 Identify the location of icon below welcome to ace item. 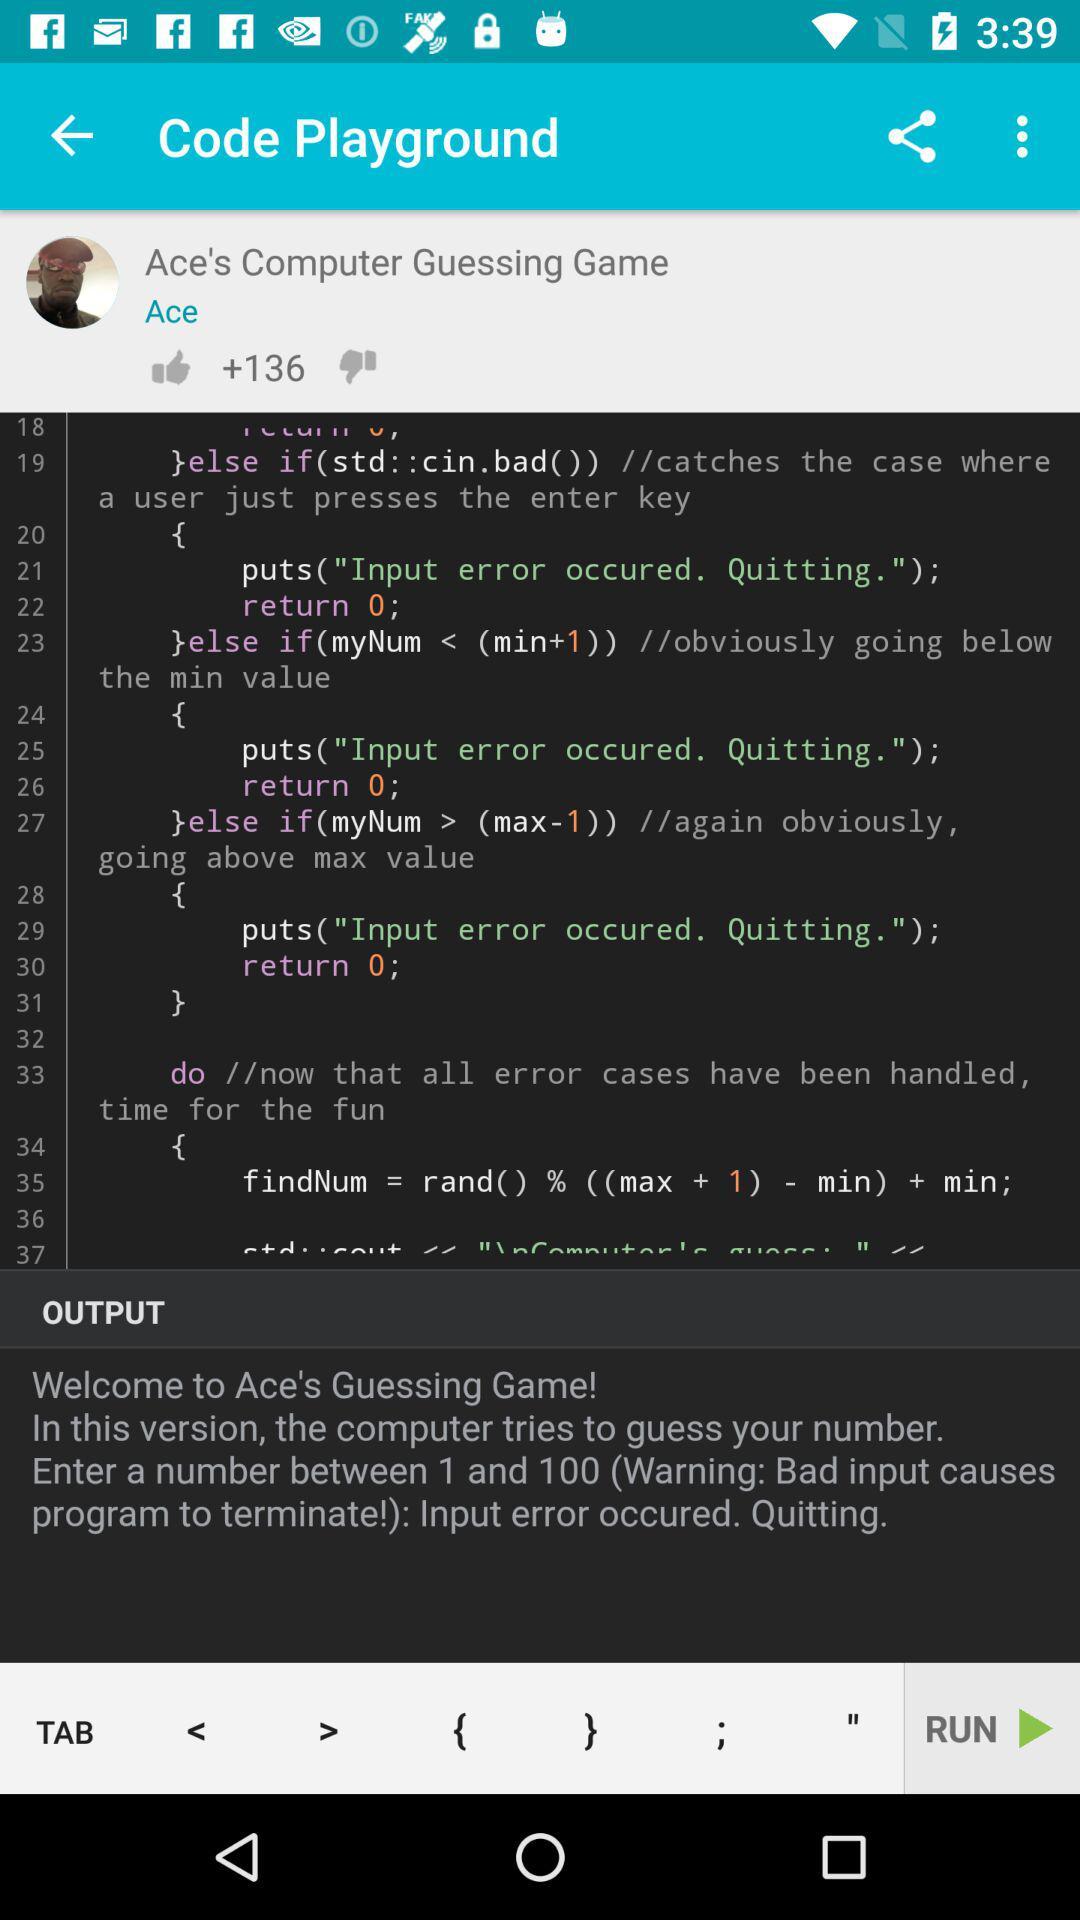
(64, 1728).